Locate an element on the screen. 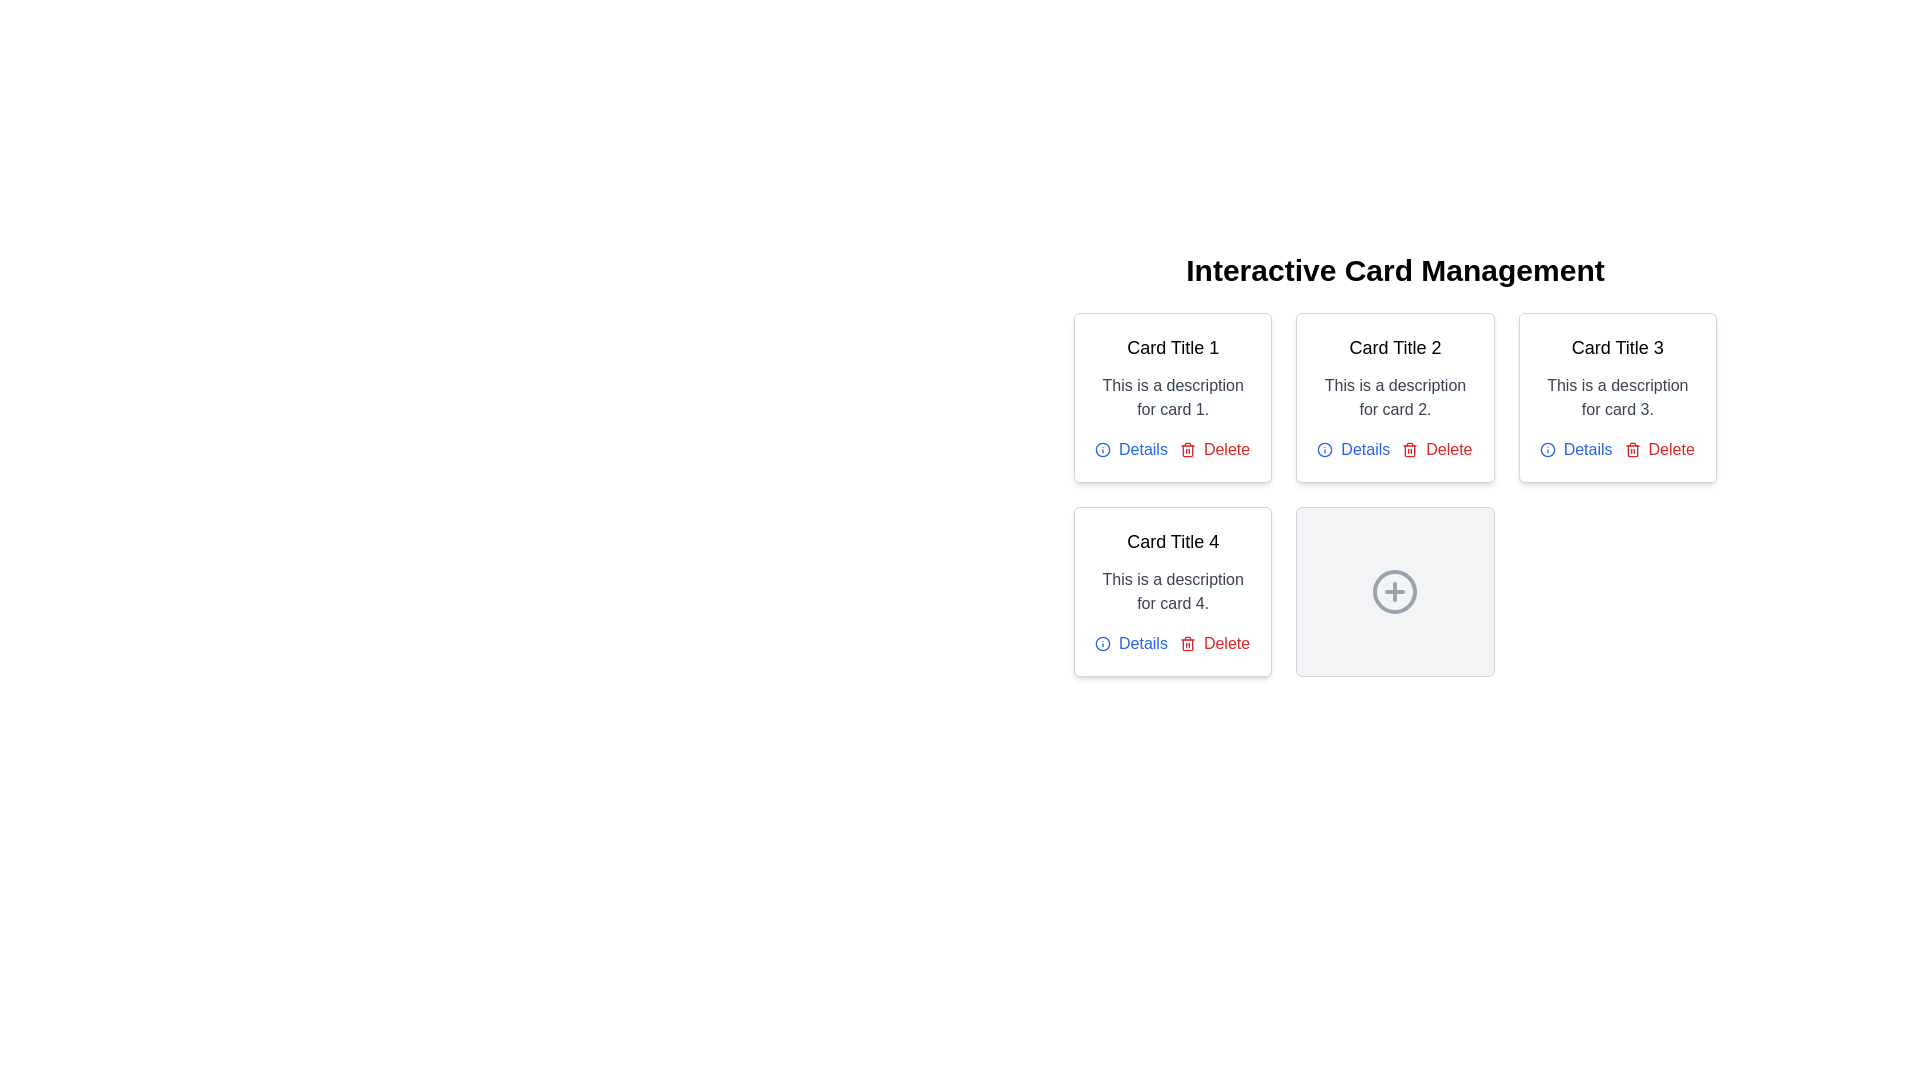 This screenshot has width=1920, height=1080. the trash can icon, which is styled in red and positioned next to the 'Delete' text label in the 'Delete' button of 'Card Title 1' is located at coordinates (1187, 450).